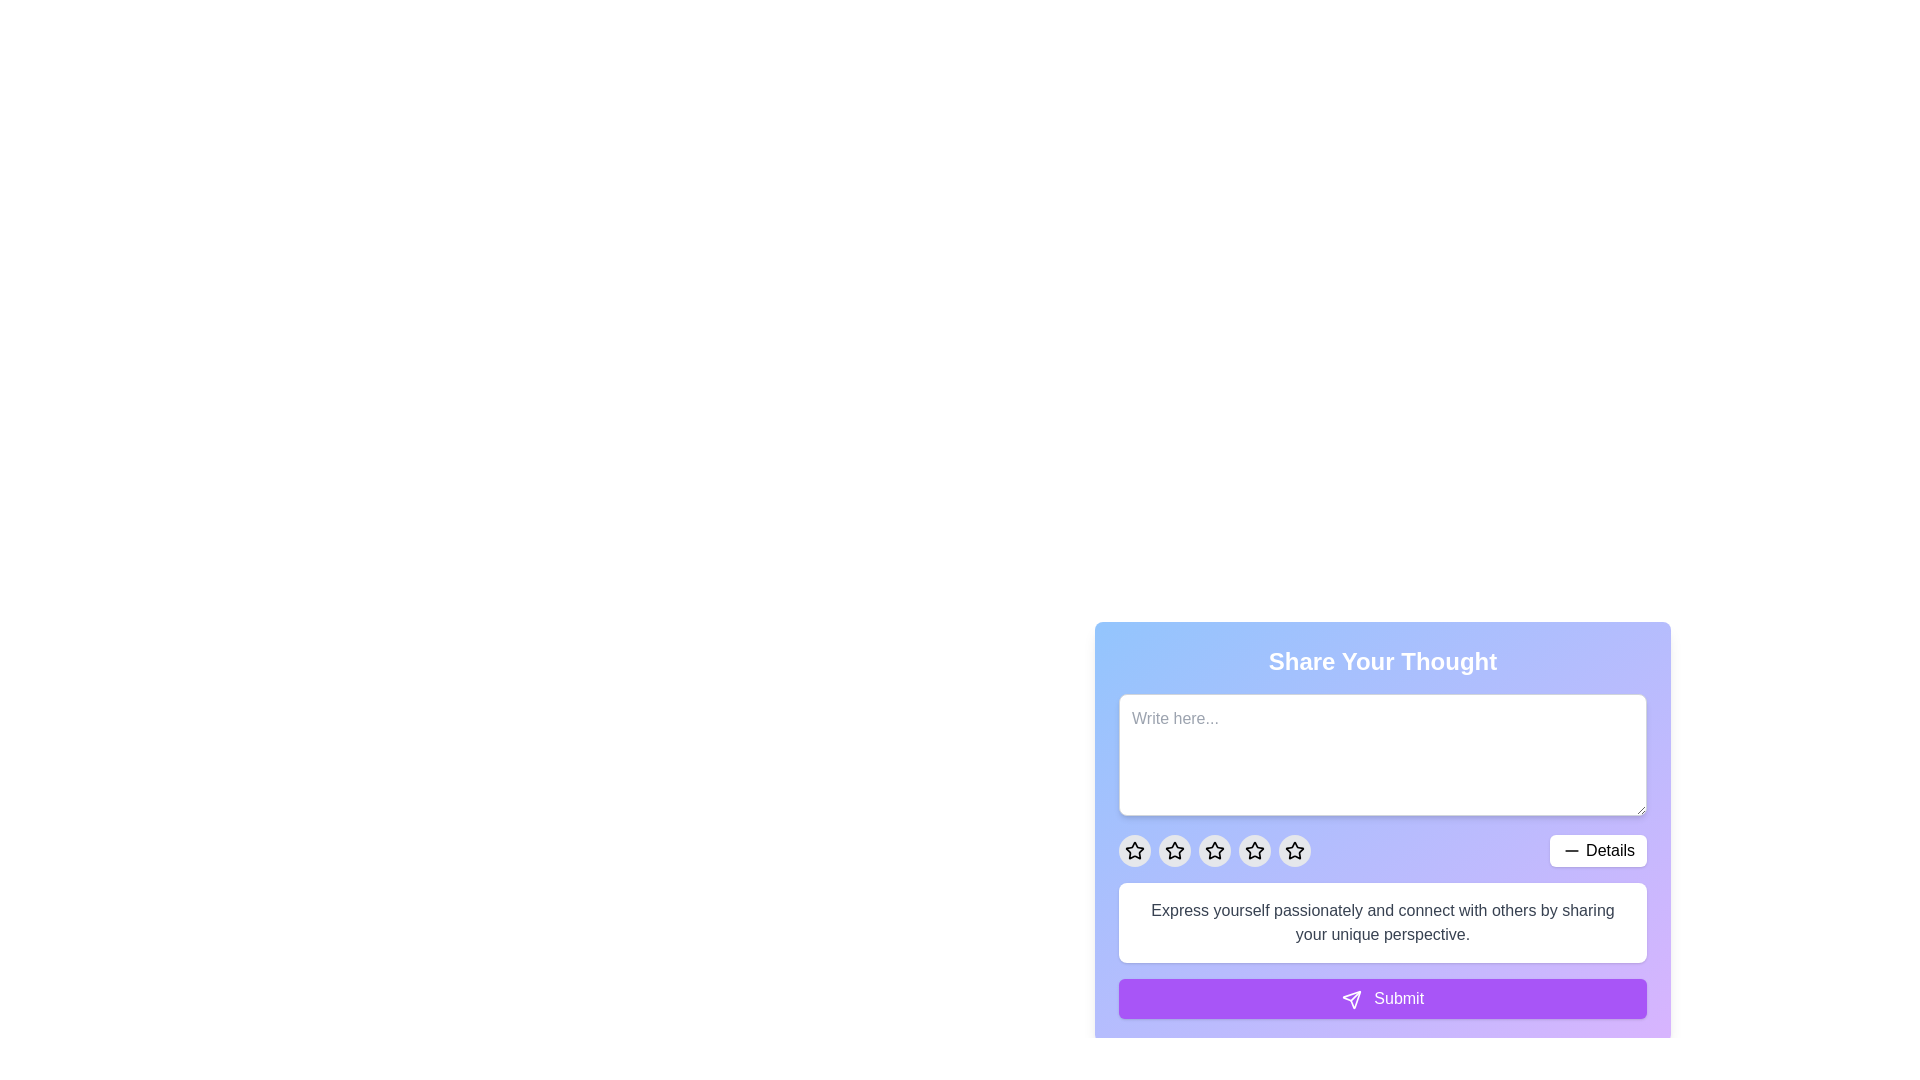  What do you see at coordinates (1295, 851) in the screenshot?
I see `the fifth star icon in the horizontal row of rating stars, which is styled with a hollow interior and a bold stroke` at bounding box center [1295, 851].